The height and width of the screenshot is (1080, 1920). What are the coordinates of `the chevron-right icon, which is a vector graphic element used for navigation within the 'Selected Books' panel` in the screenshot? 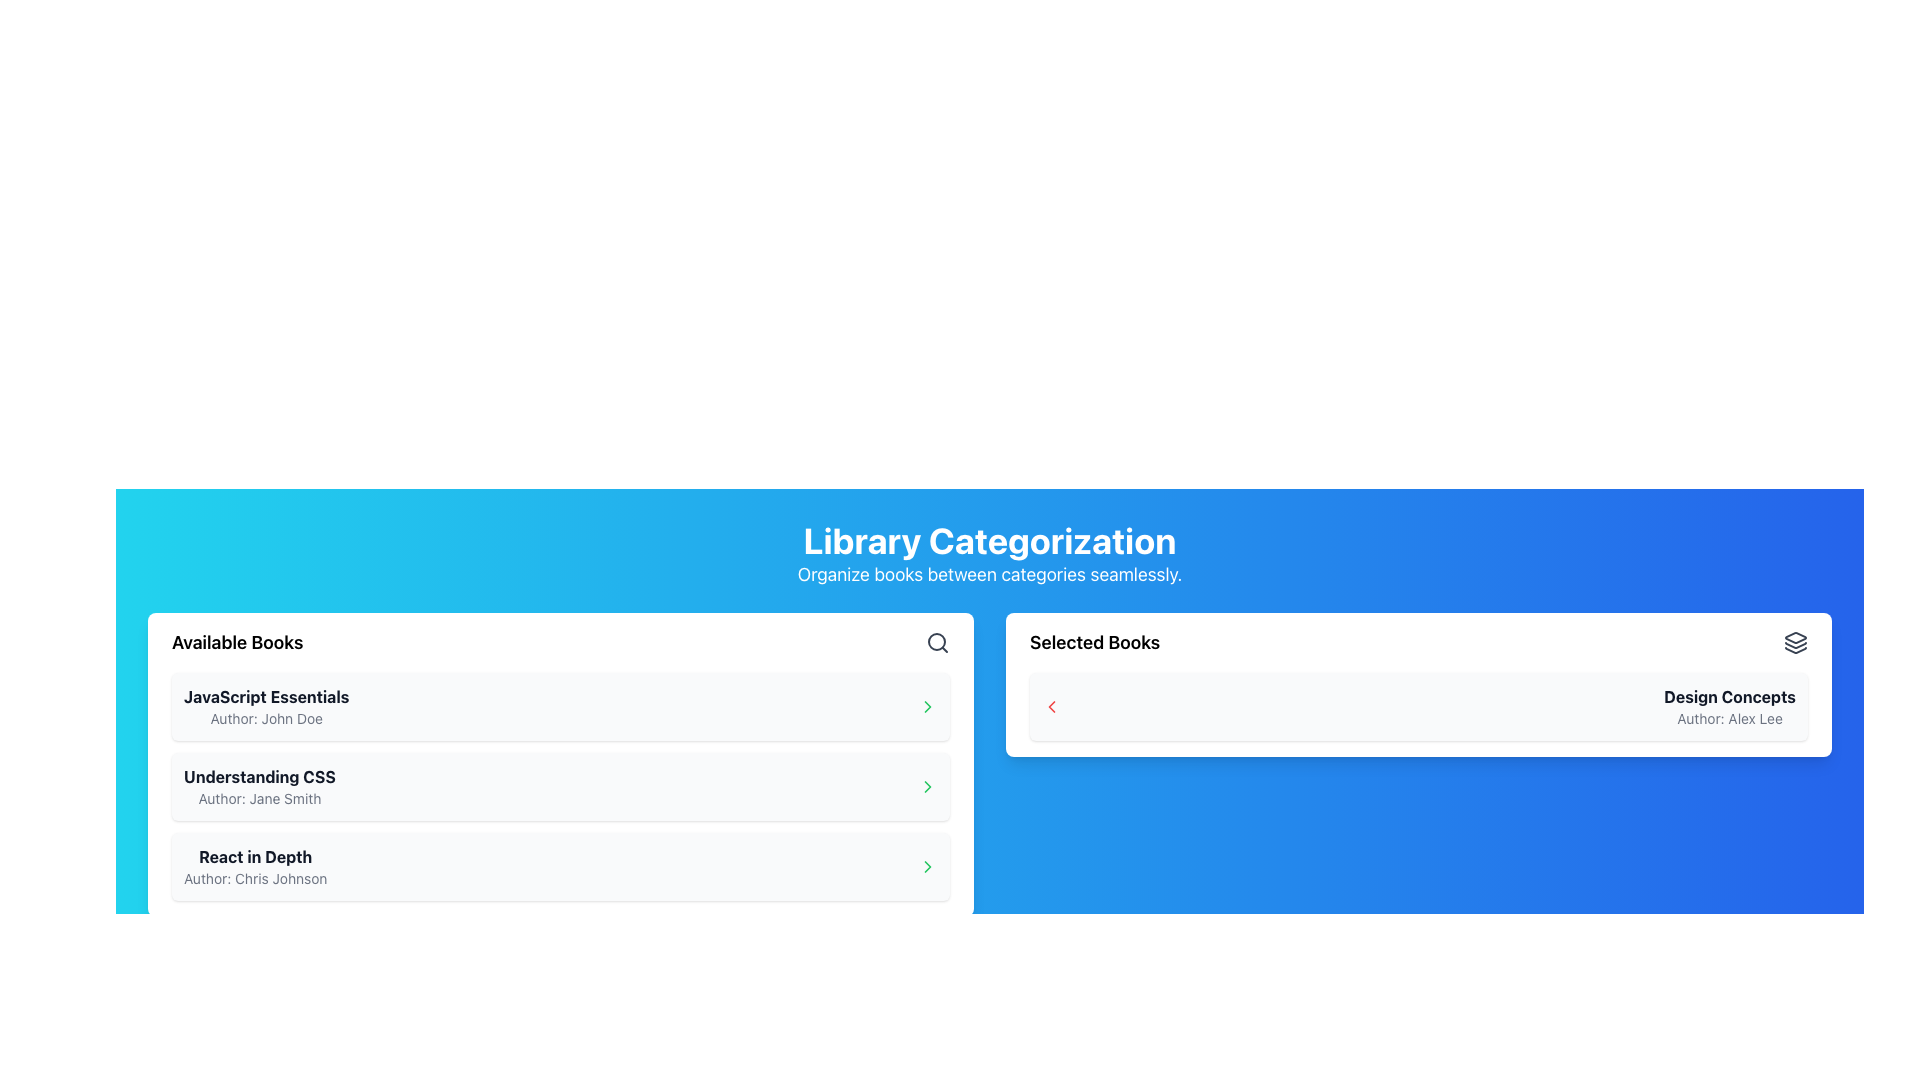 It's located at (926, 866).